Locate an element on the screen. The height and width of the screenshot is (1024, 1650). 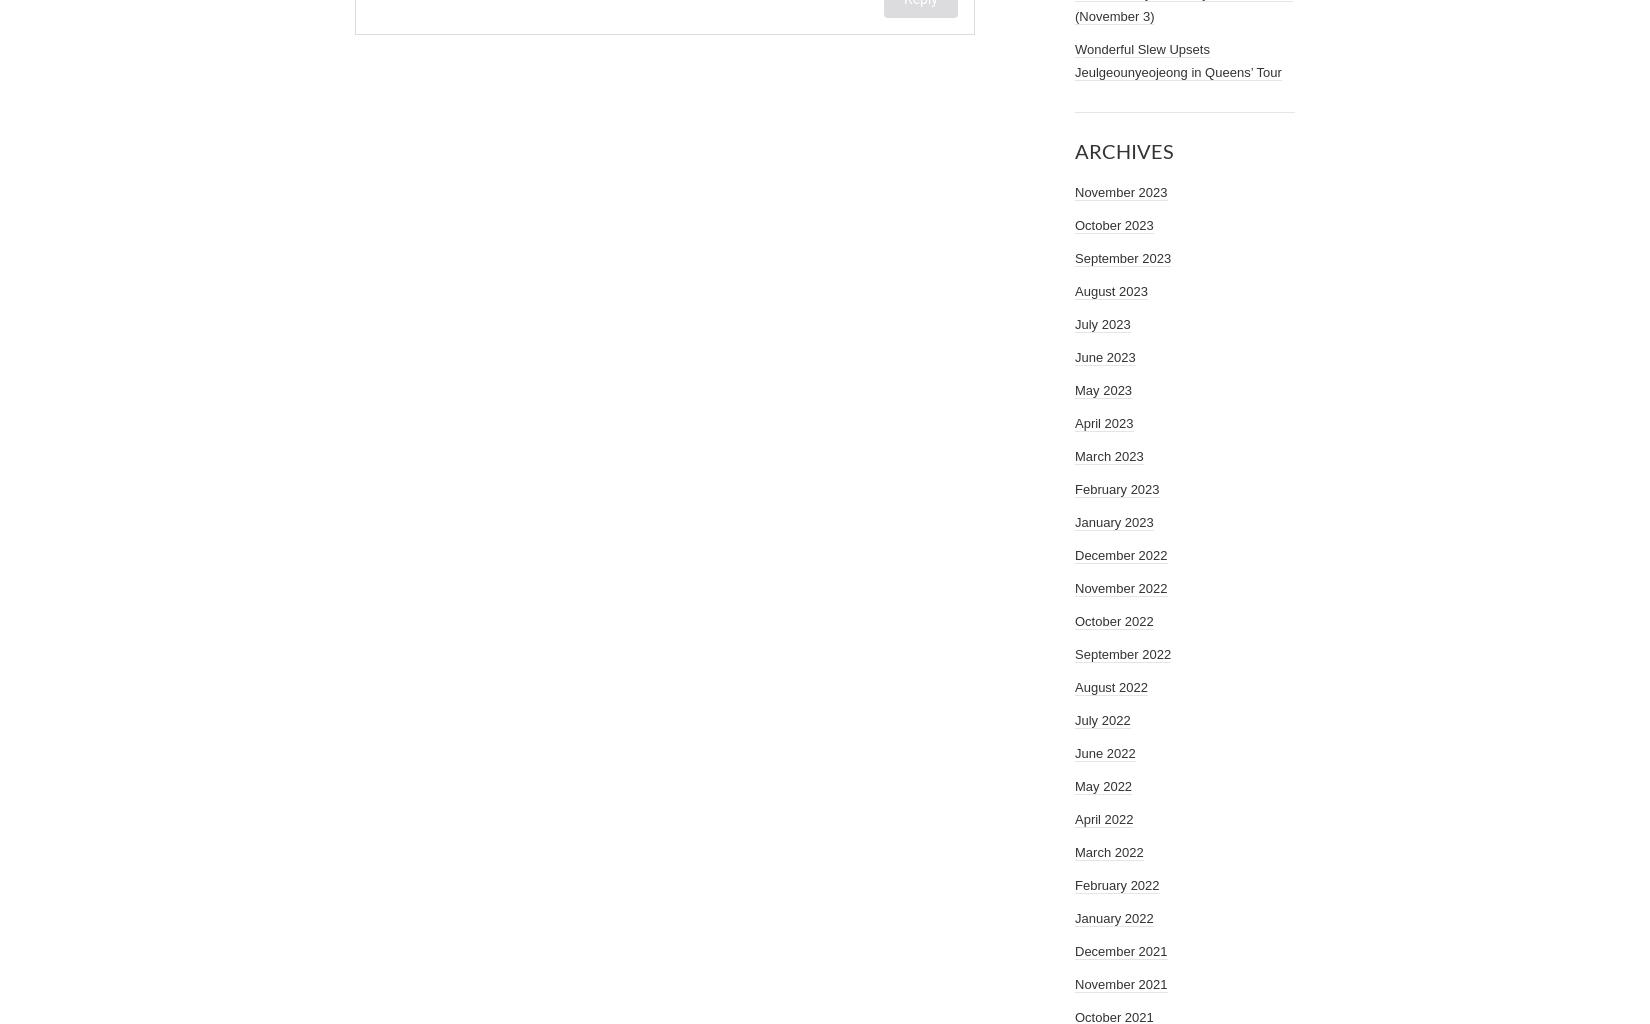
'November 2023' is located at coordinates (1121, 192).